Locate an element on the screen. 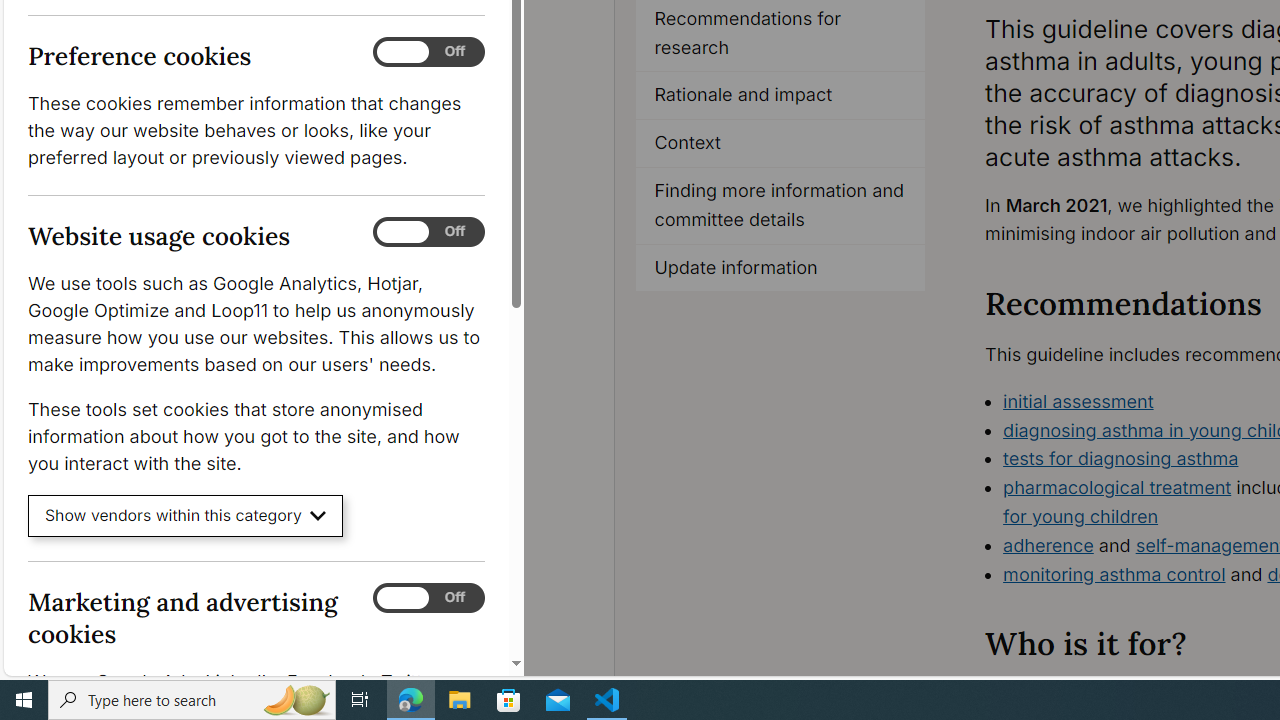  'monitoring asthma control' is located at coordinates (1113, 573).